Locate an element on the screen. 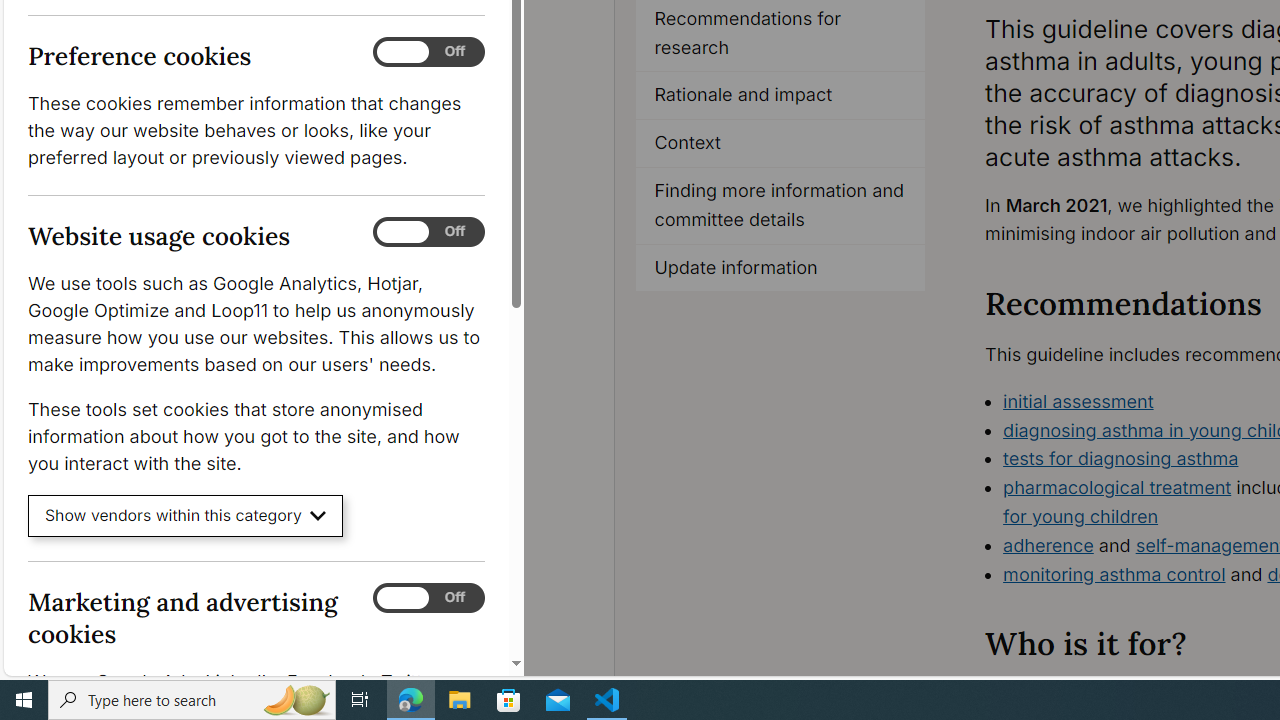  'monitoring asthma control' is located at coordinates (1113, 573).